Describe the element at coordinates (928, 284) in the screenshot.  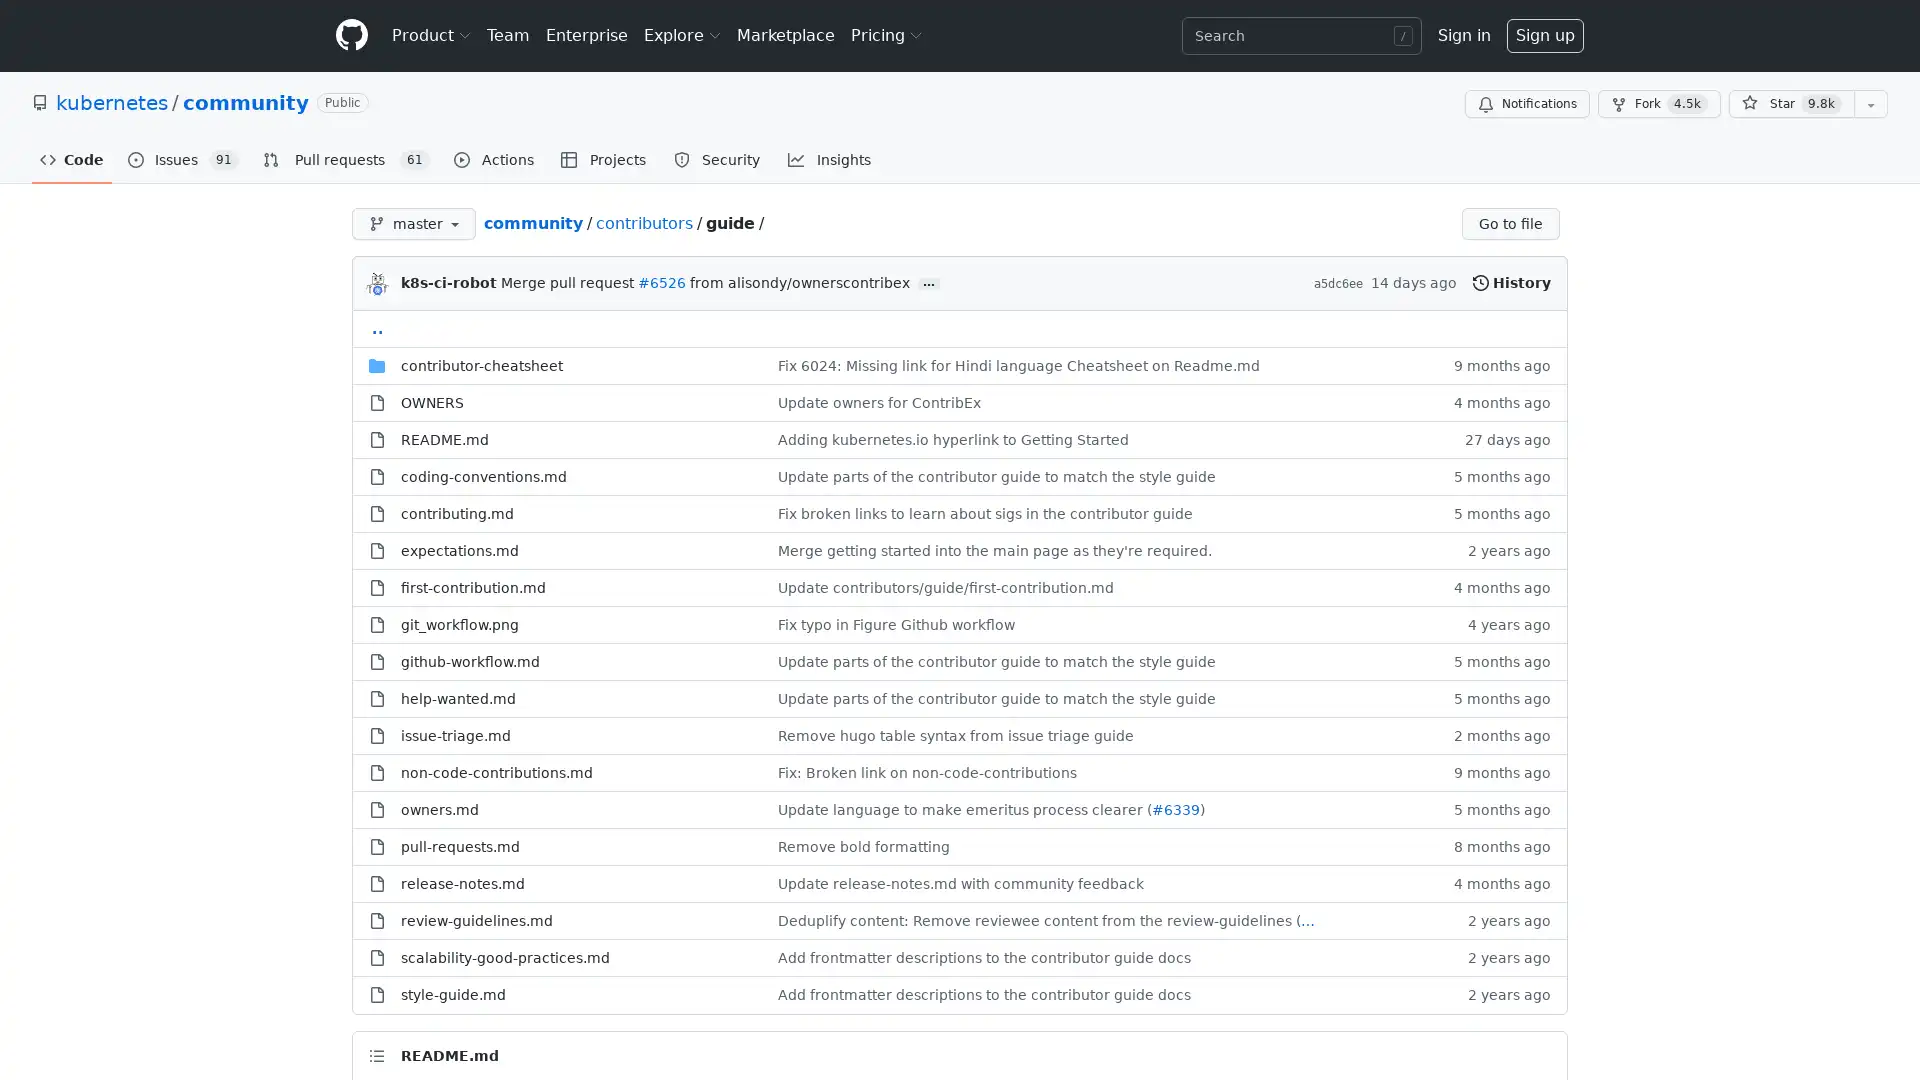
I see `...` at that location.